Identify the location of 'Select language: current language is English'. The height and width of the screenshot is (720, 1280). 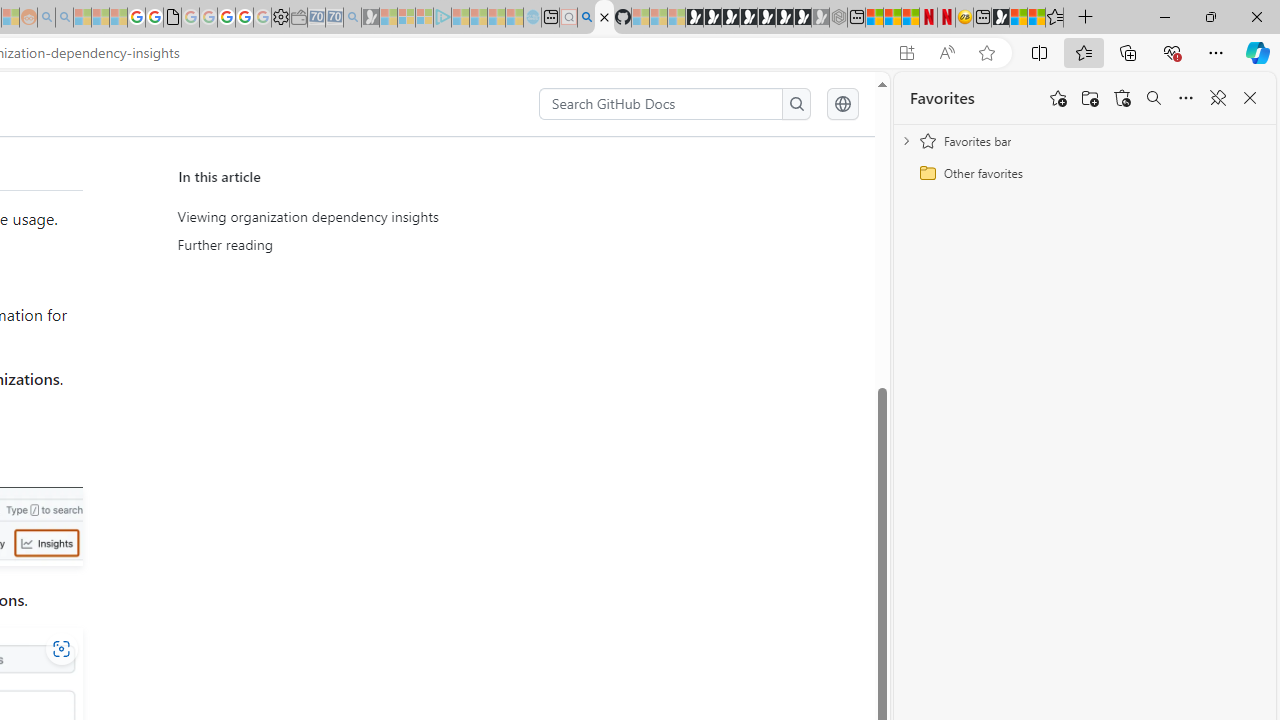
(842, 104).